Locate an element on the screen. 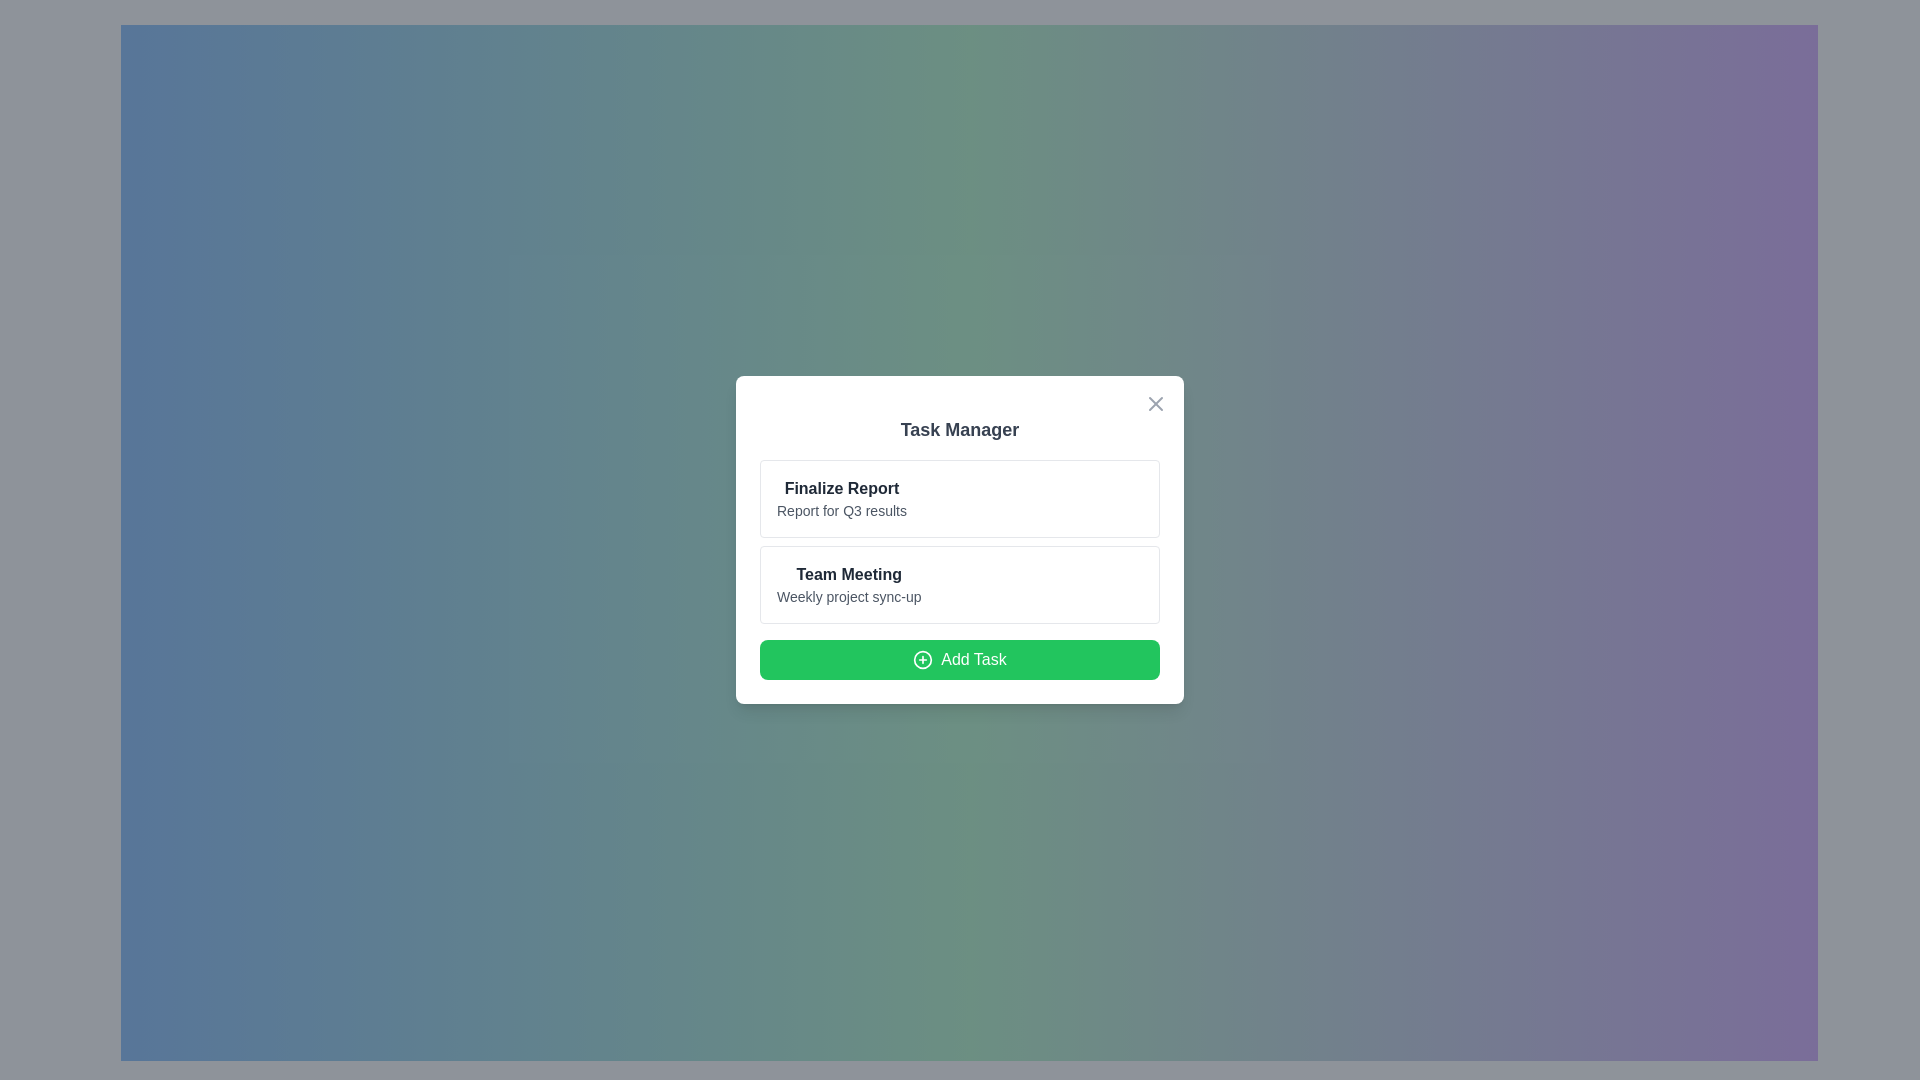  the bold text 'Finalize Report' which is prominently displayed in dark gray within the 'Task Manager' card is located at coordinates (841, 489).